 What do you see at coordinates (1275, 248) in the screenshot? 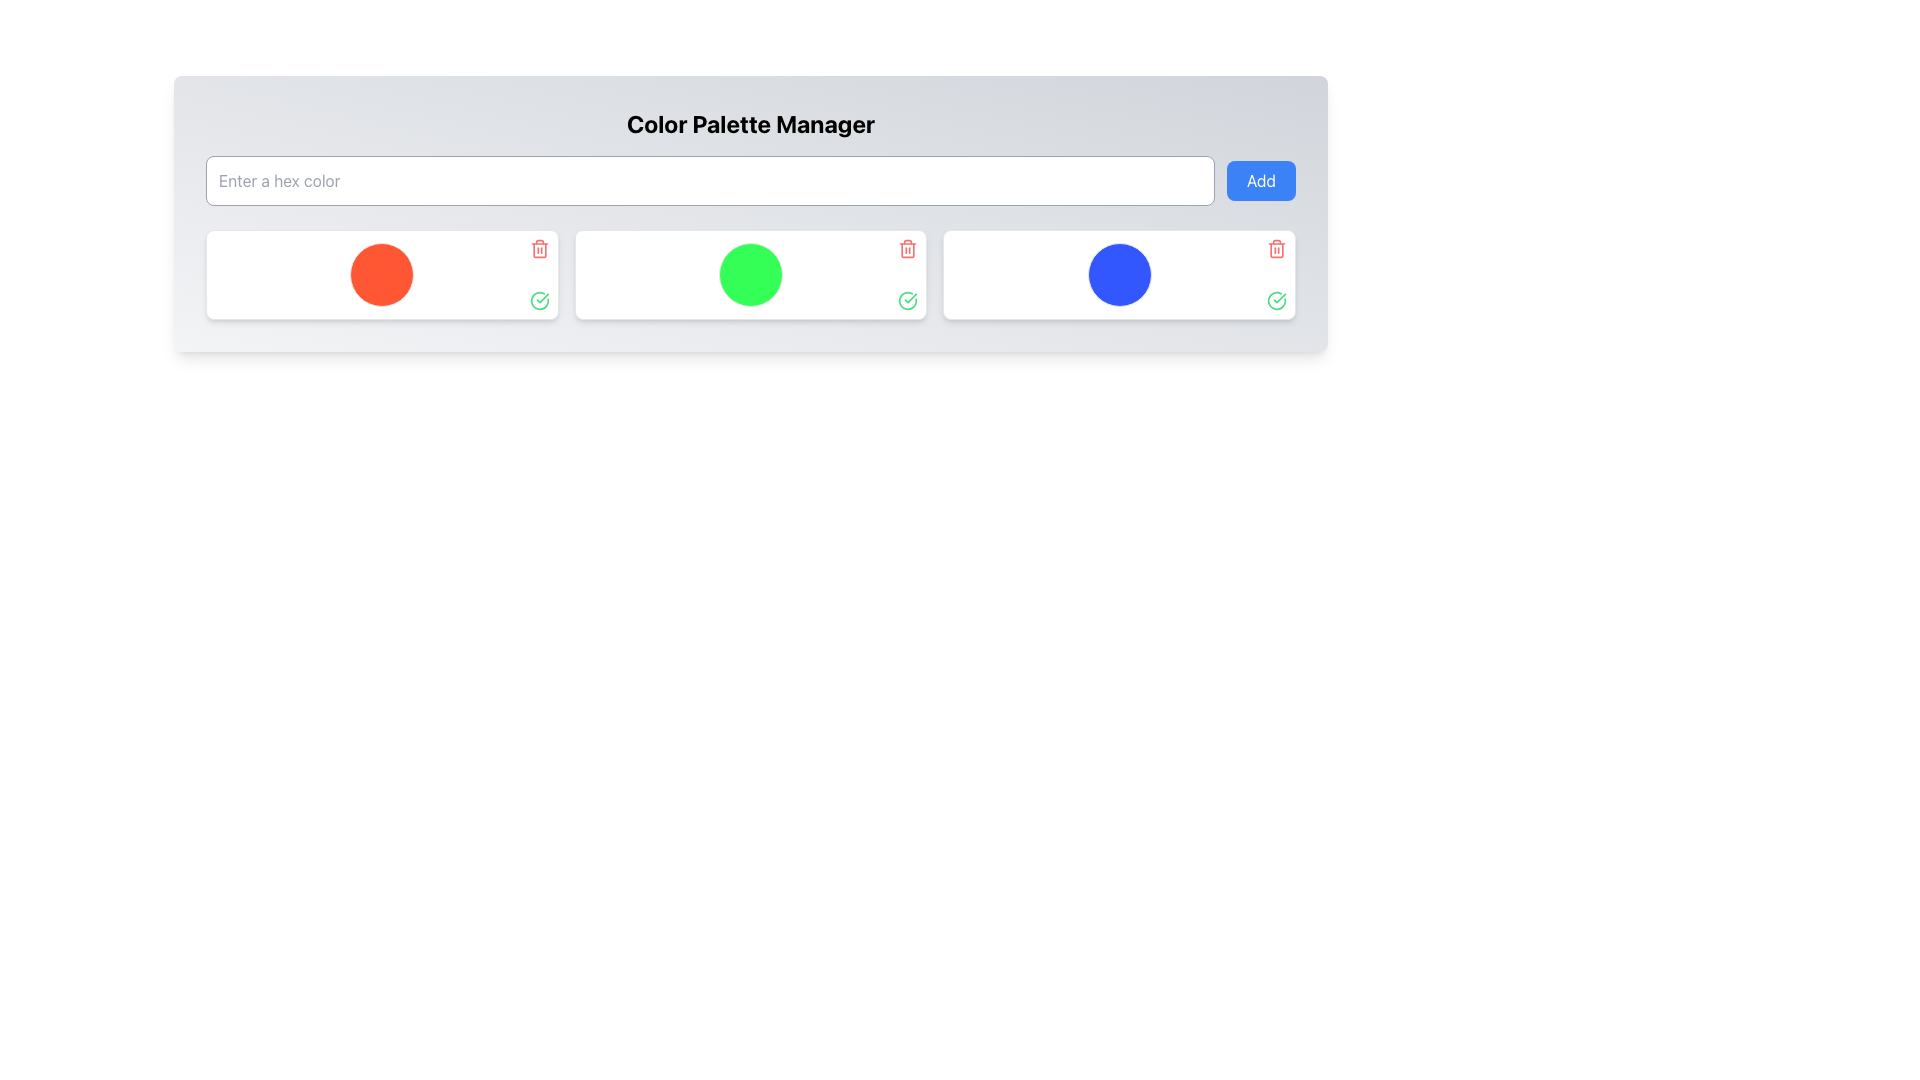
I see `the delete button located at the upper-right corner of the rightmost card, which is used` at bounding box center [1275, 248].